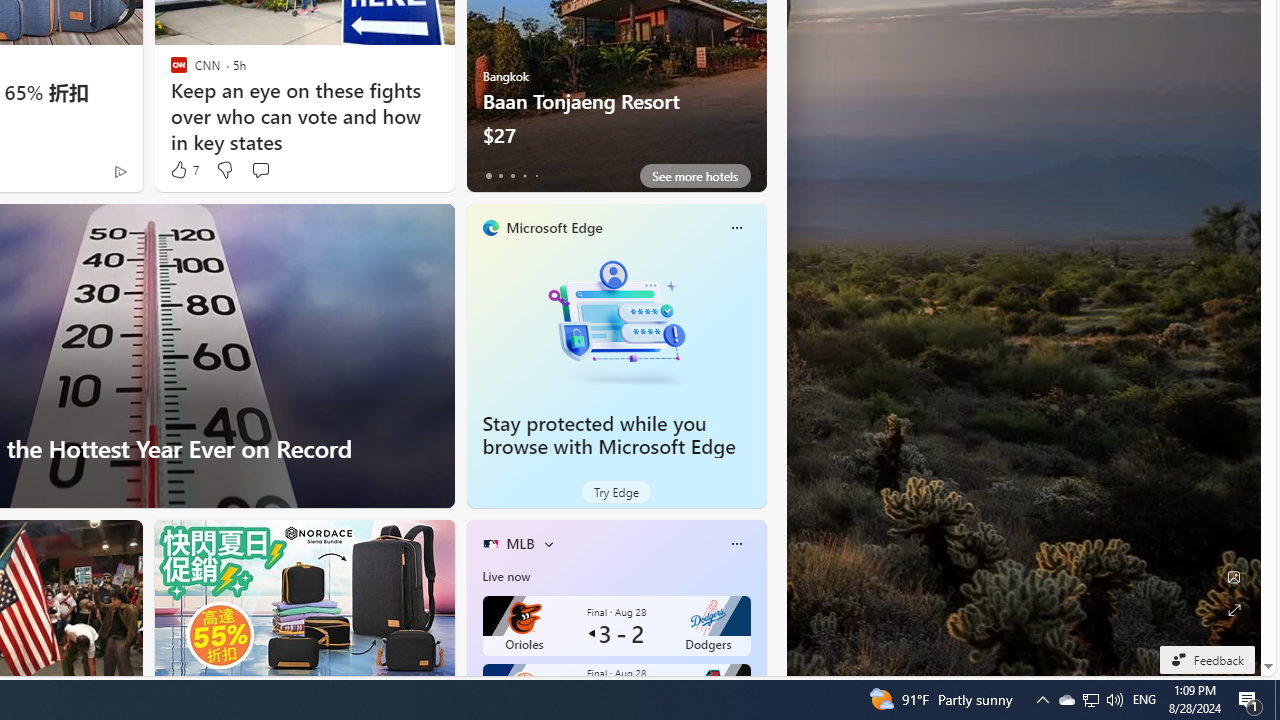  What do you see at coordinates (119, 170) in the screenshot?
I see `'Ad Choice'` at bounding box center [119, 170].